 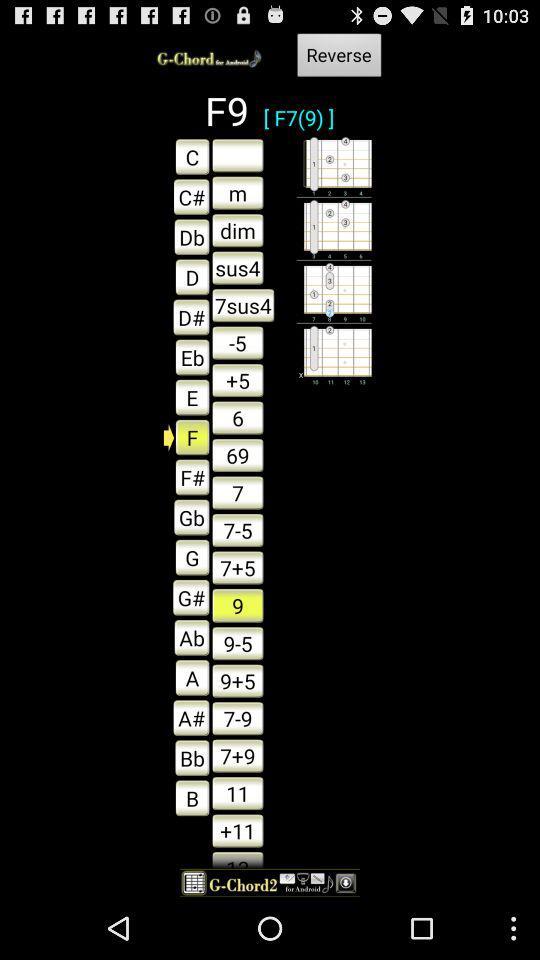 I want to click on the 13 icon, so click(x=237, y=858).